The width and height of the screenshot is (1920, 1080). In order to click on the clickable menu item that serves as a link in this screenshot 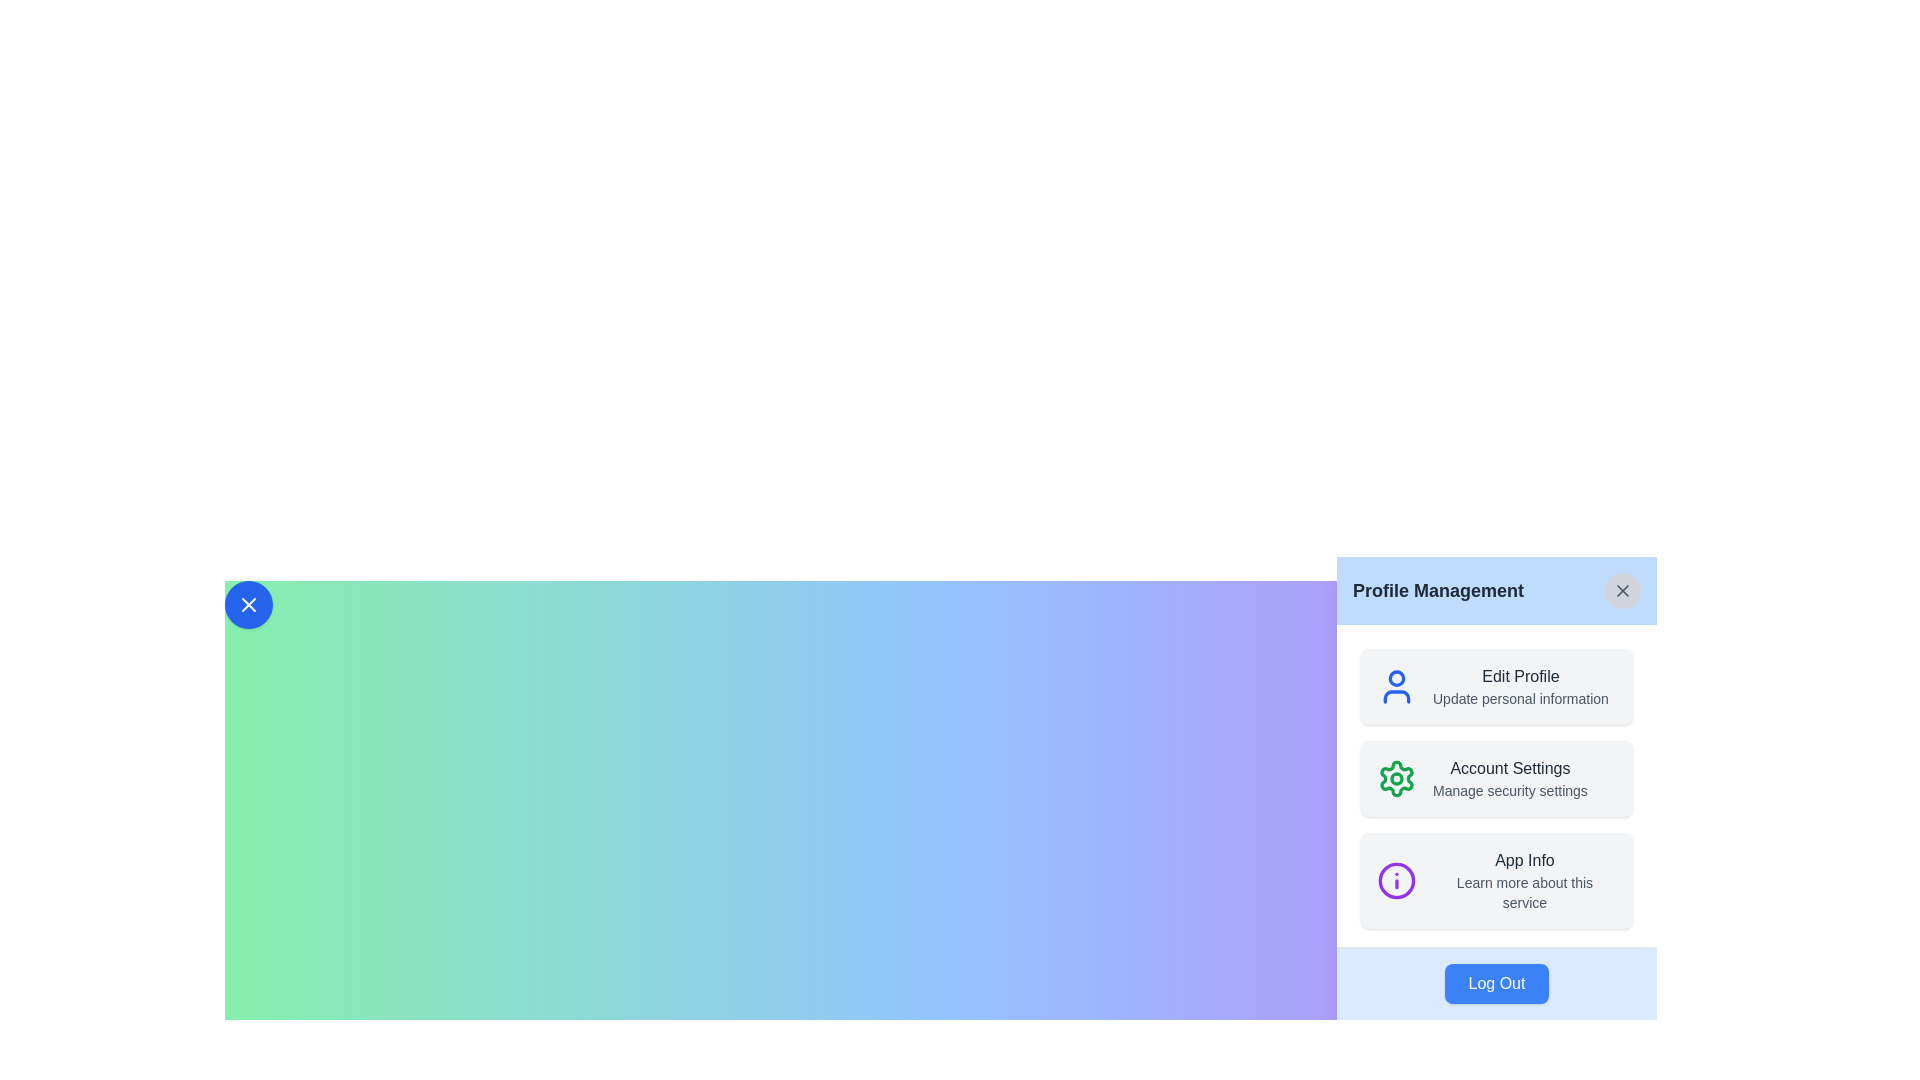, I will do `click(1497, 785)`.